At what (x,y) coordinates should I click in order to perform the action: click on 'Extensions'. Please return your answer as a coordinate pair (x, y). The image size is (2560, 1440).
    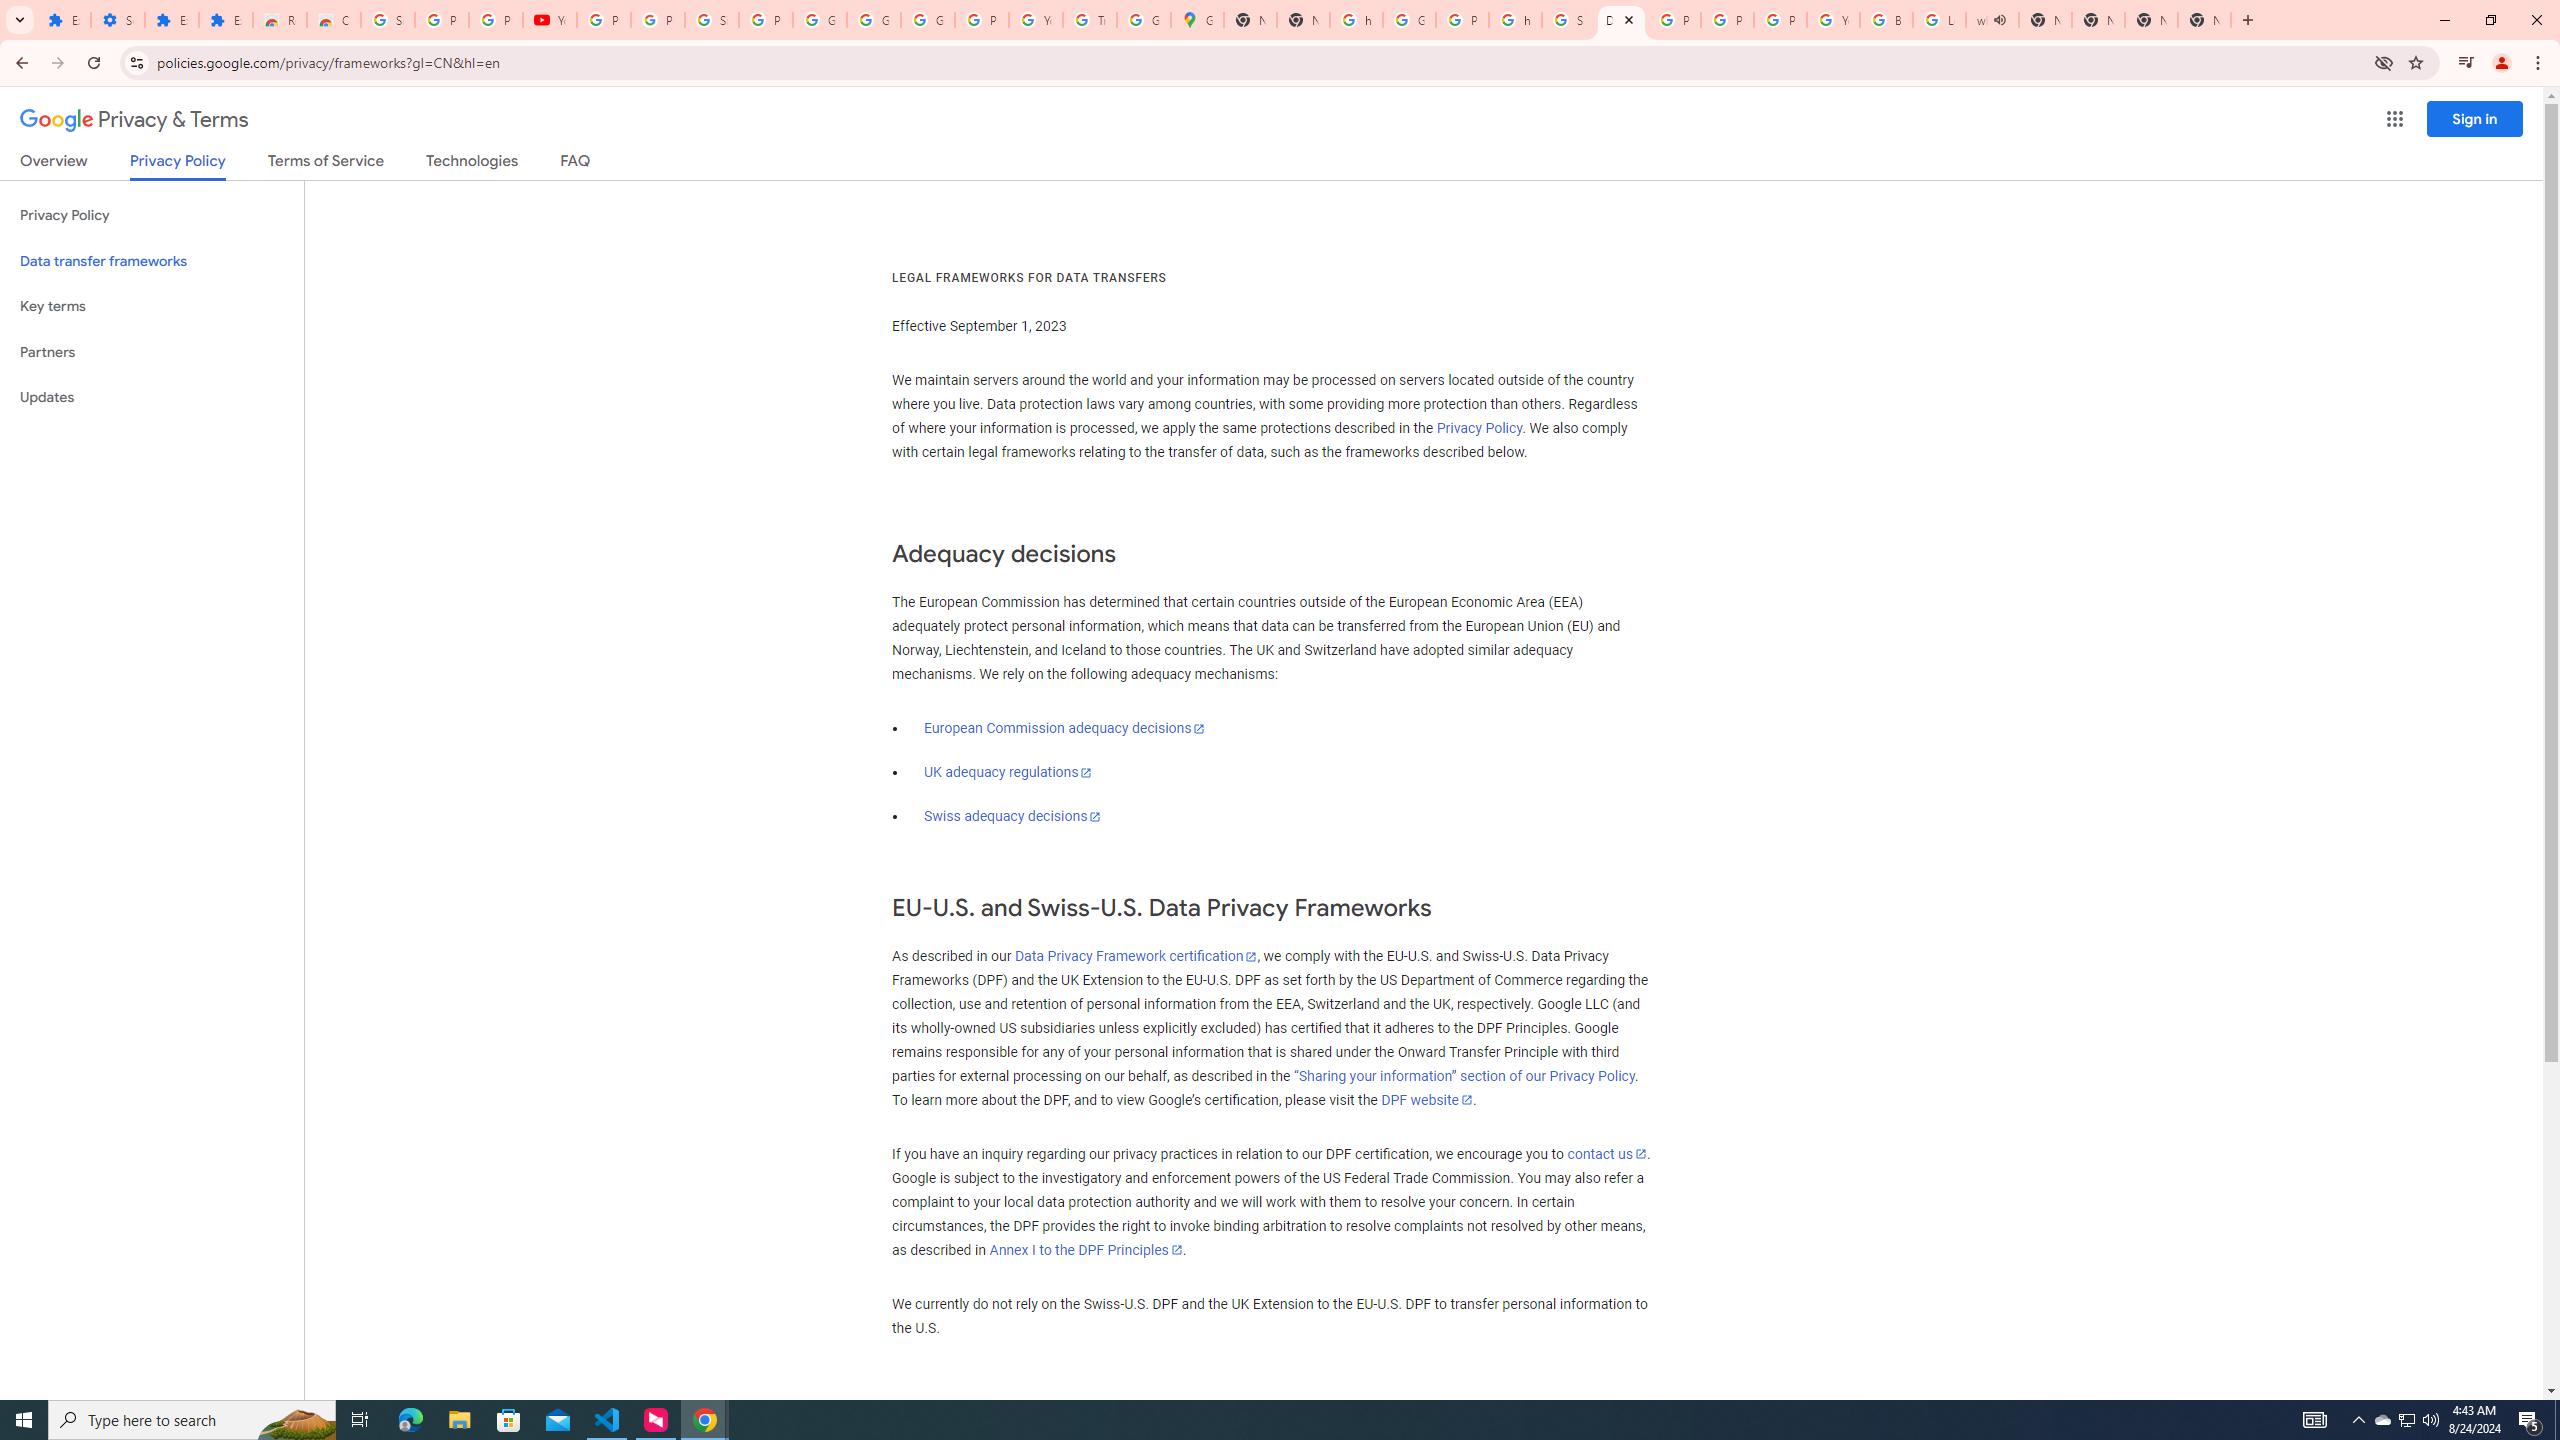
    Looking at the image, I should click on (171, 19).